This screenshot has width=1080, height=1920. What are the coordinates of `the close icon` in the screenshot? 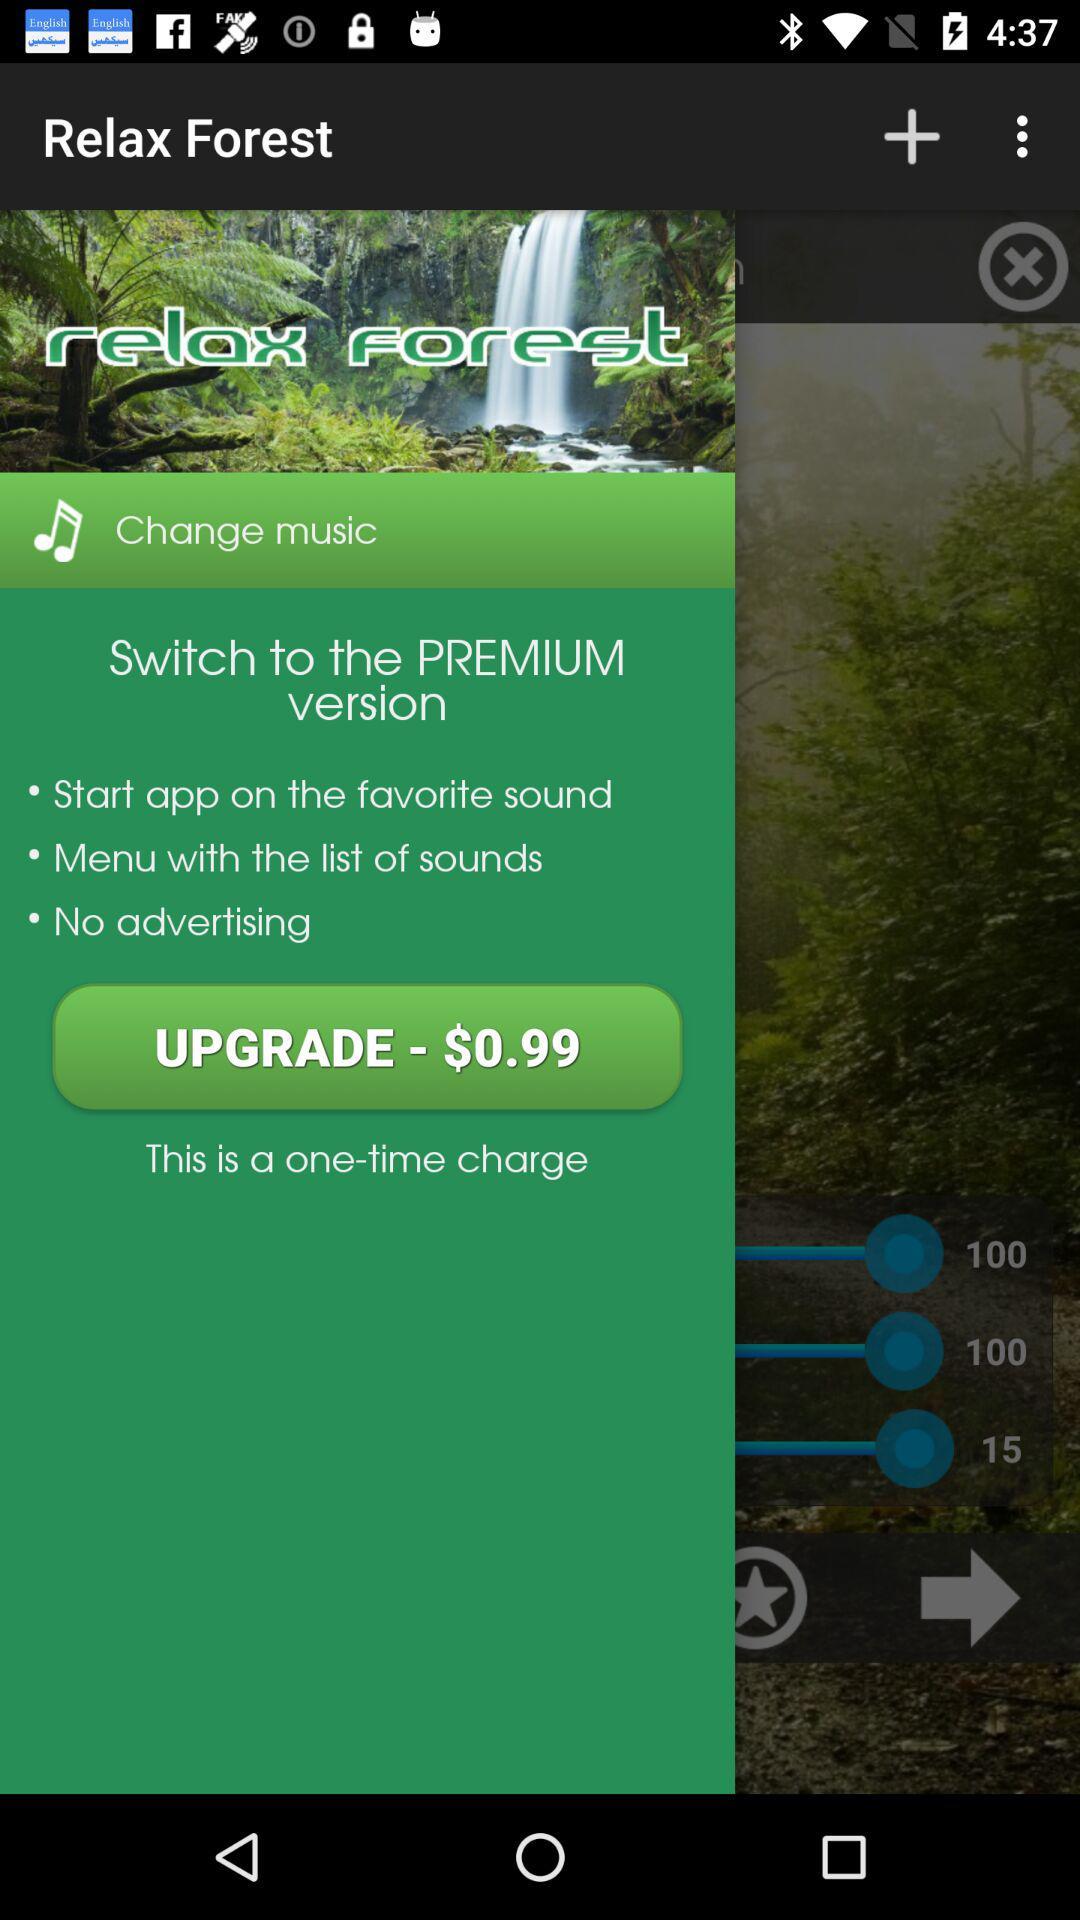 It's located at (1023, 265).